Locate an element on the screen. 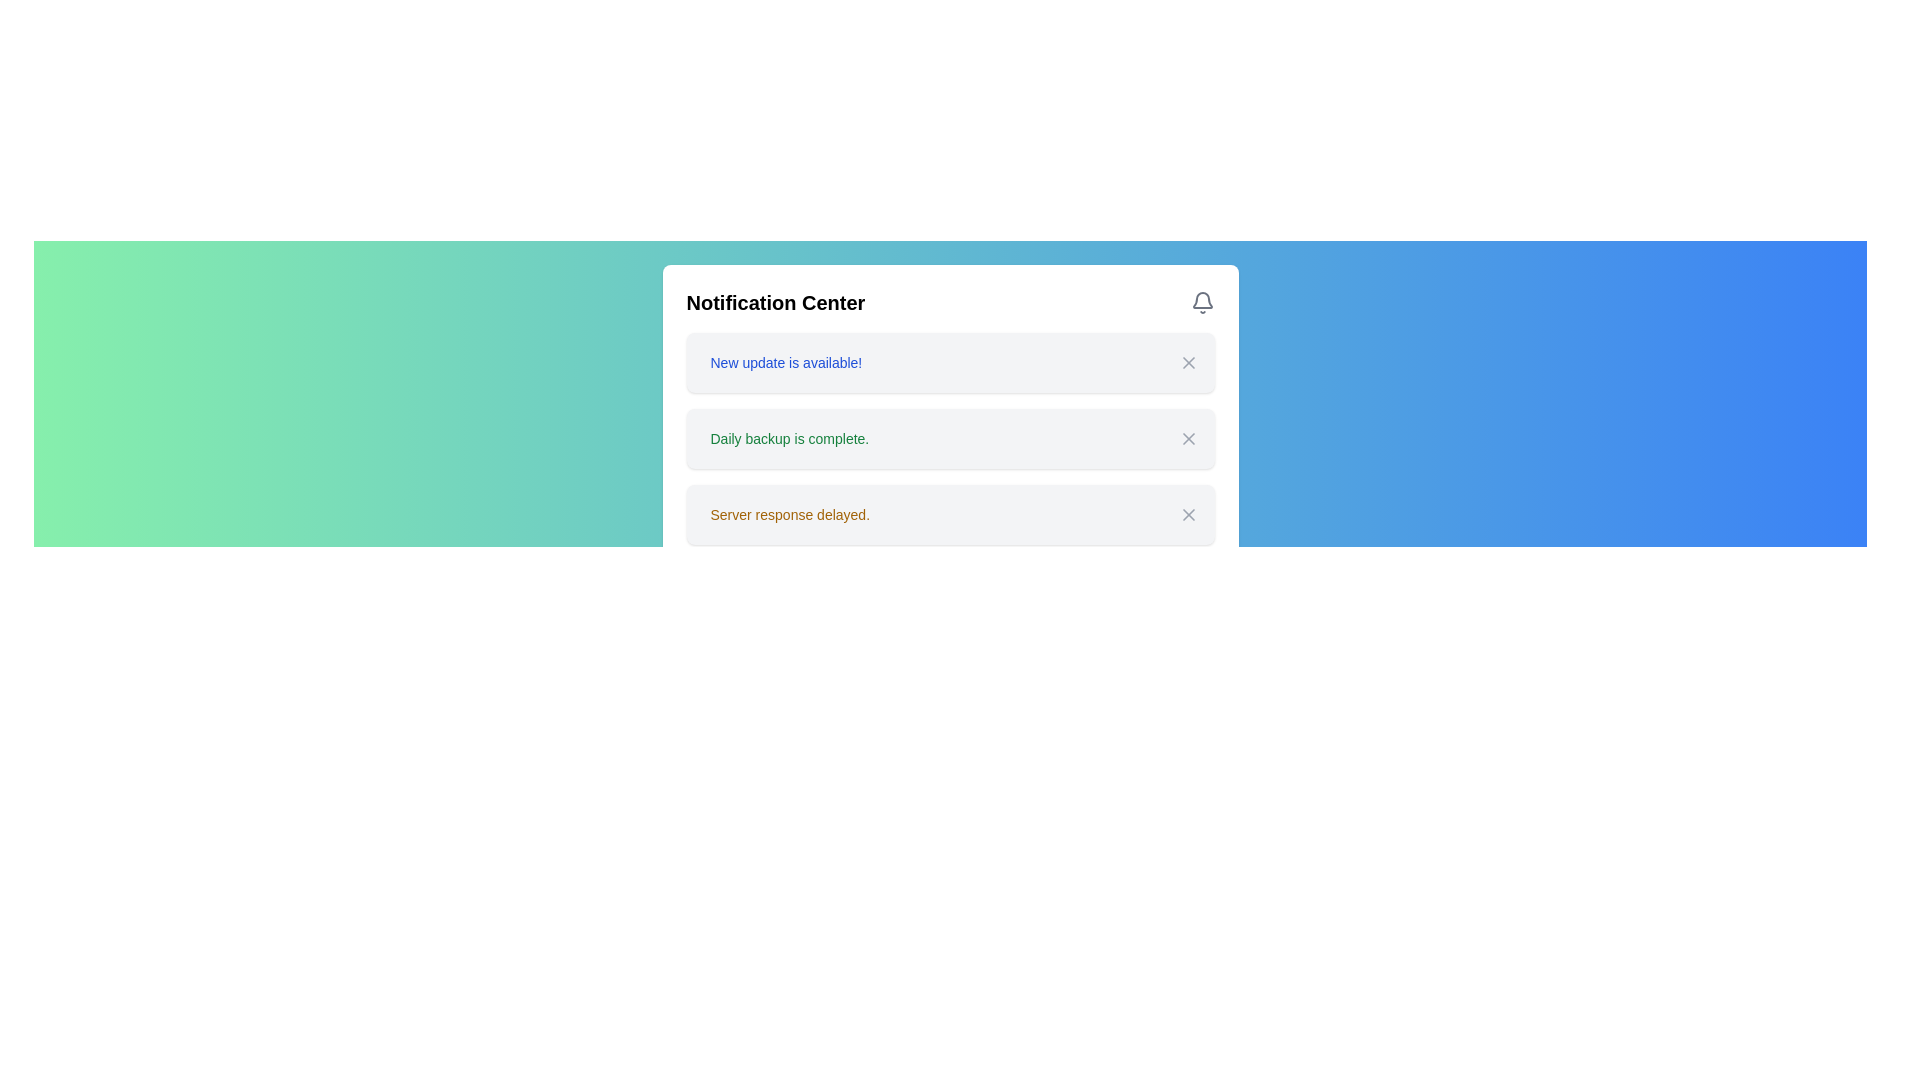  the bell icon located at the upper-right corner of the 'Notification Center' header section, styled in neutral gray, which is approximately 24x24 pixels in size is located at coordinates (1201, 303).